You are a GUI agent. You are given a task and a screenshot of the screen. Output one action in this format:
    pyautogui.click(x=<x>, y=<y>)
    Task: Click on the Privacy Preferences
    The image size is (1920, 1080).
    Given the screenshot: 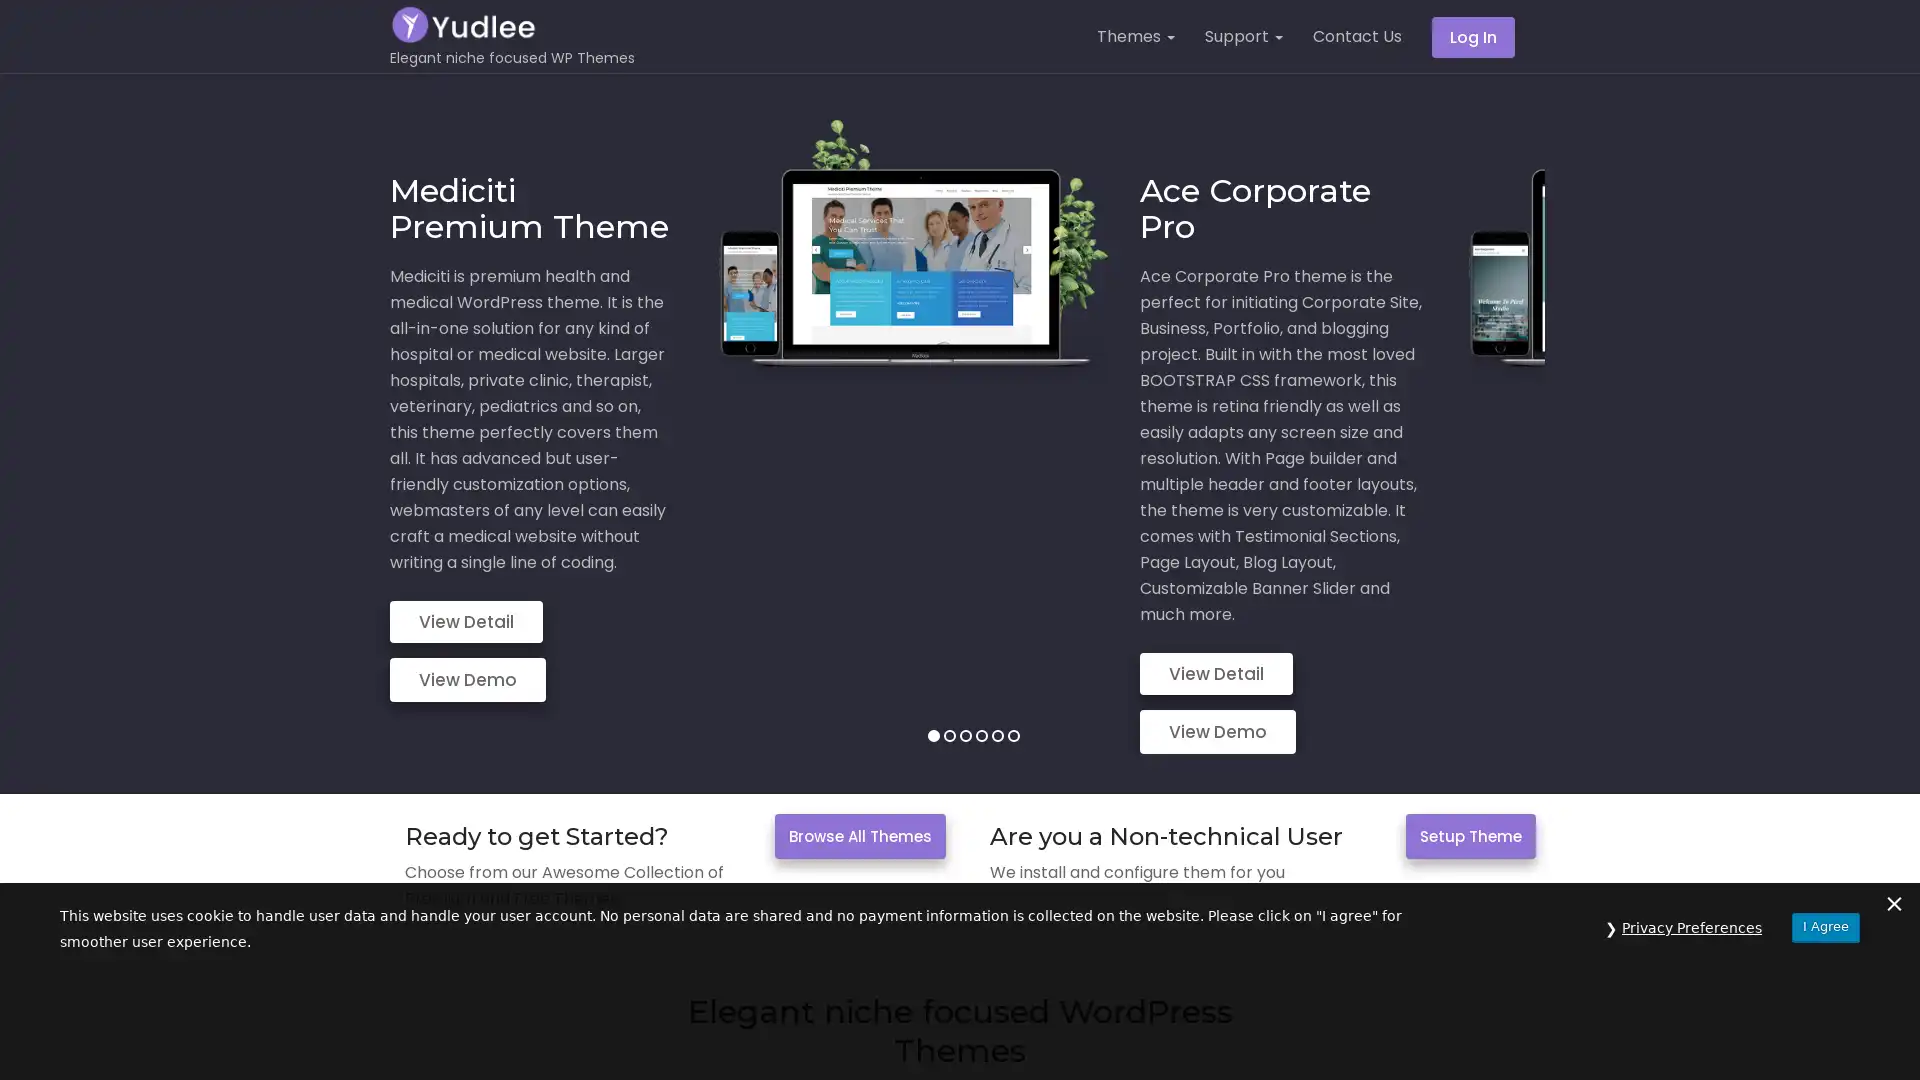 What is the action you would take?
    pyautogui.click(x=1691, y=1033)
    